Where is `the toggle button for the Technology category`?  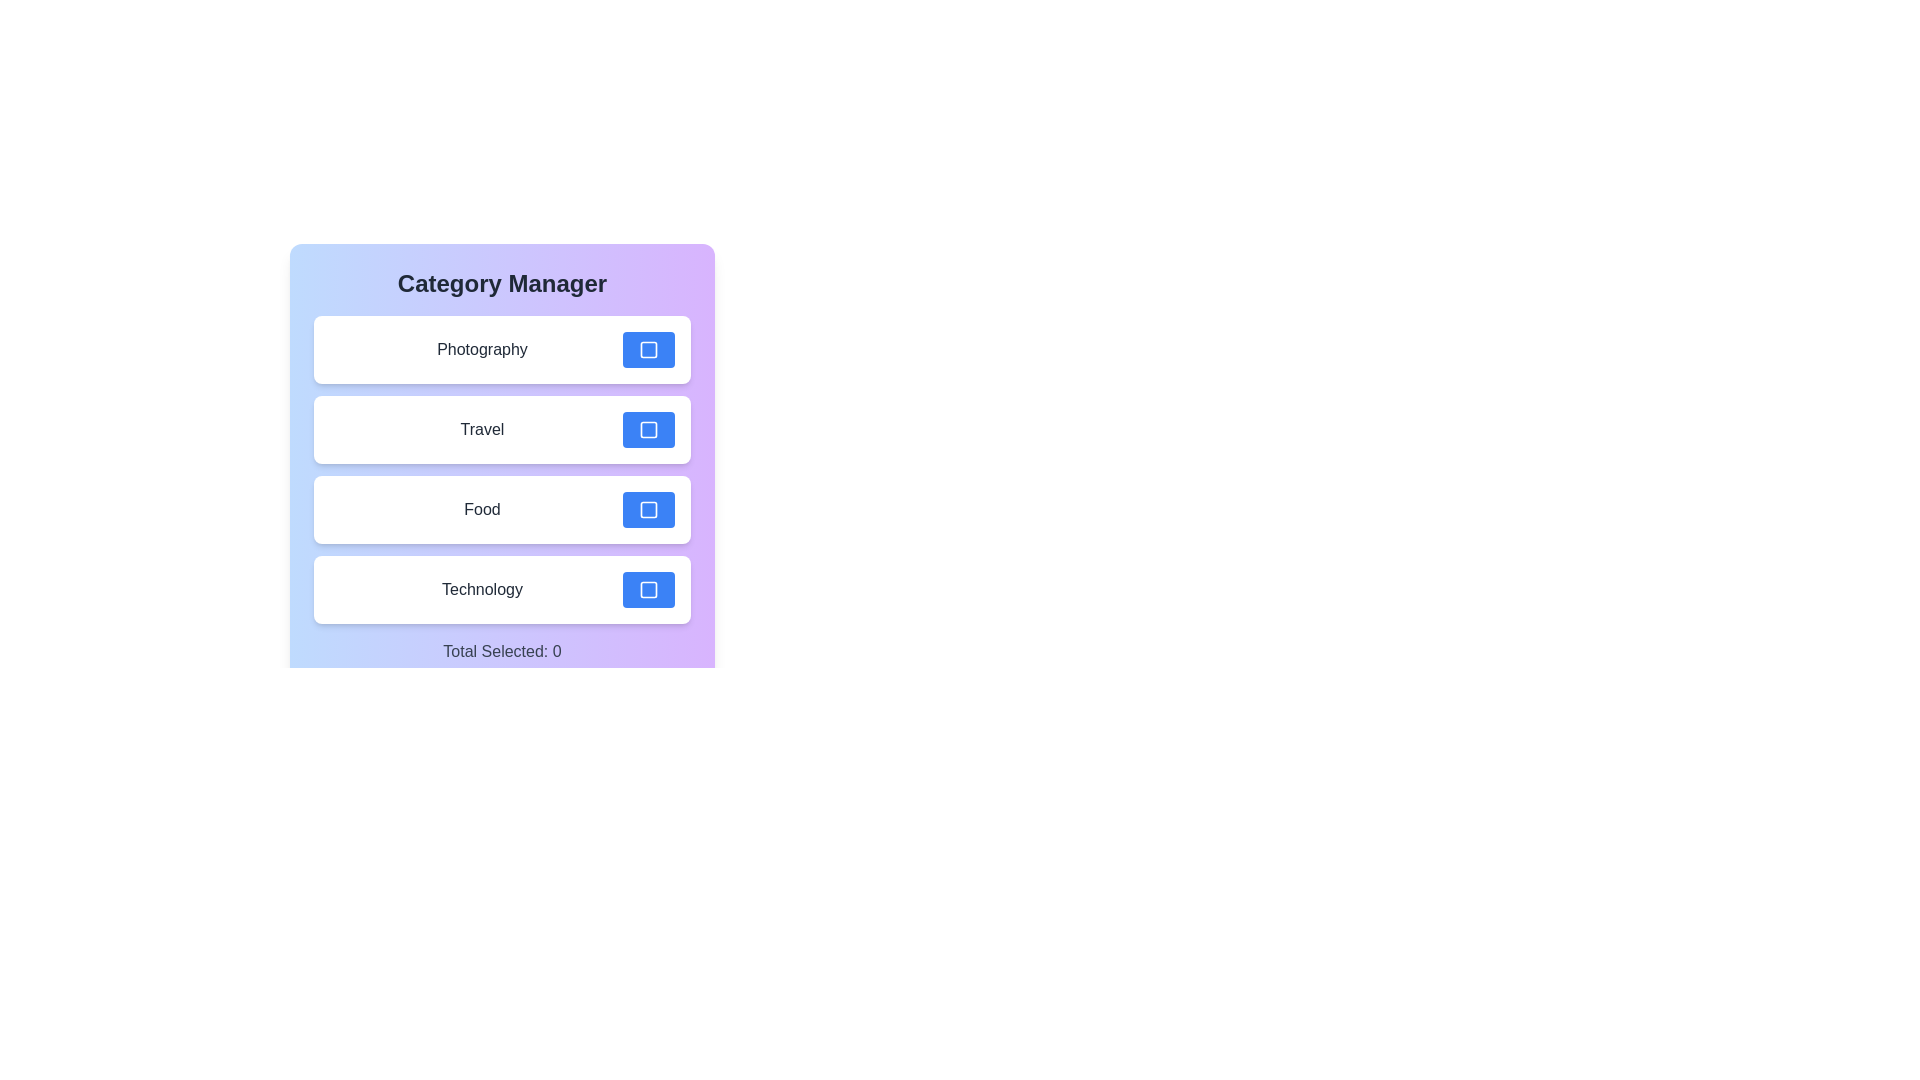 the toggle button for the Technology category is located at coordinates (648, 589).